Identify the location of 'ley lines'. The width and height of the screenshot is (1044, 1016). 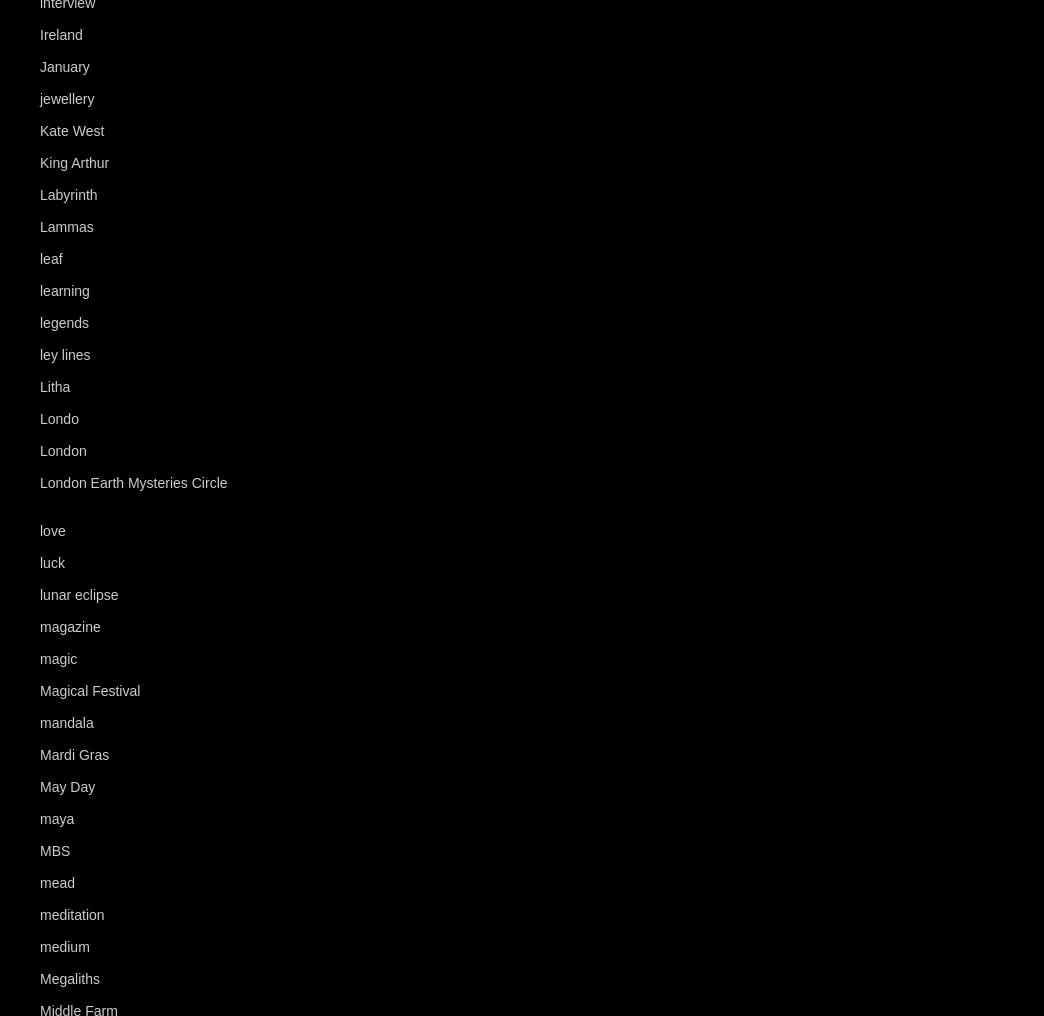
(64, 354).